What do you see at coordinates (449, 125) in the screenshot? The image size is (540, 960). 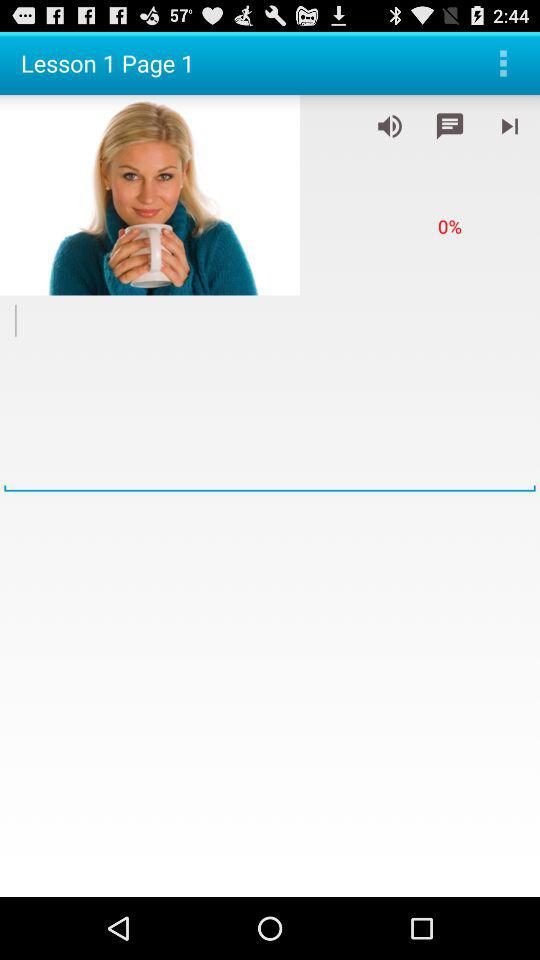 I see `write down notes` at bounding box center [449, 125].